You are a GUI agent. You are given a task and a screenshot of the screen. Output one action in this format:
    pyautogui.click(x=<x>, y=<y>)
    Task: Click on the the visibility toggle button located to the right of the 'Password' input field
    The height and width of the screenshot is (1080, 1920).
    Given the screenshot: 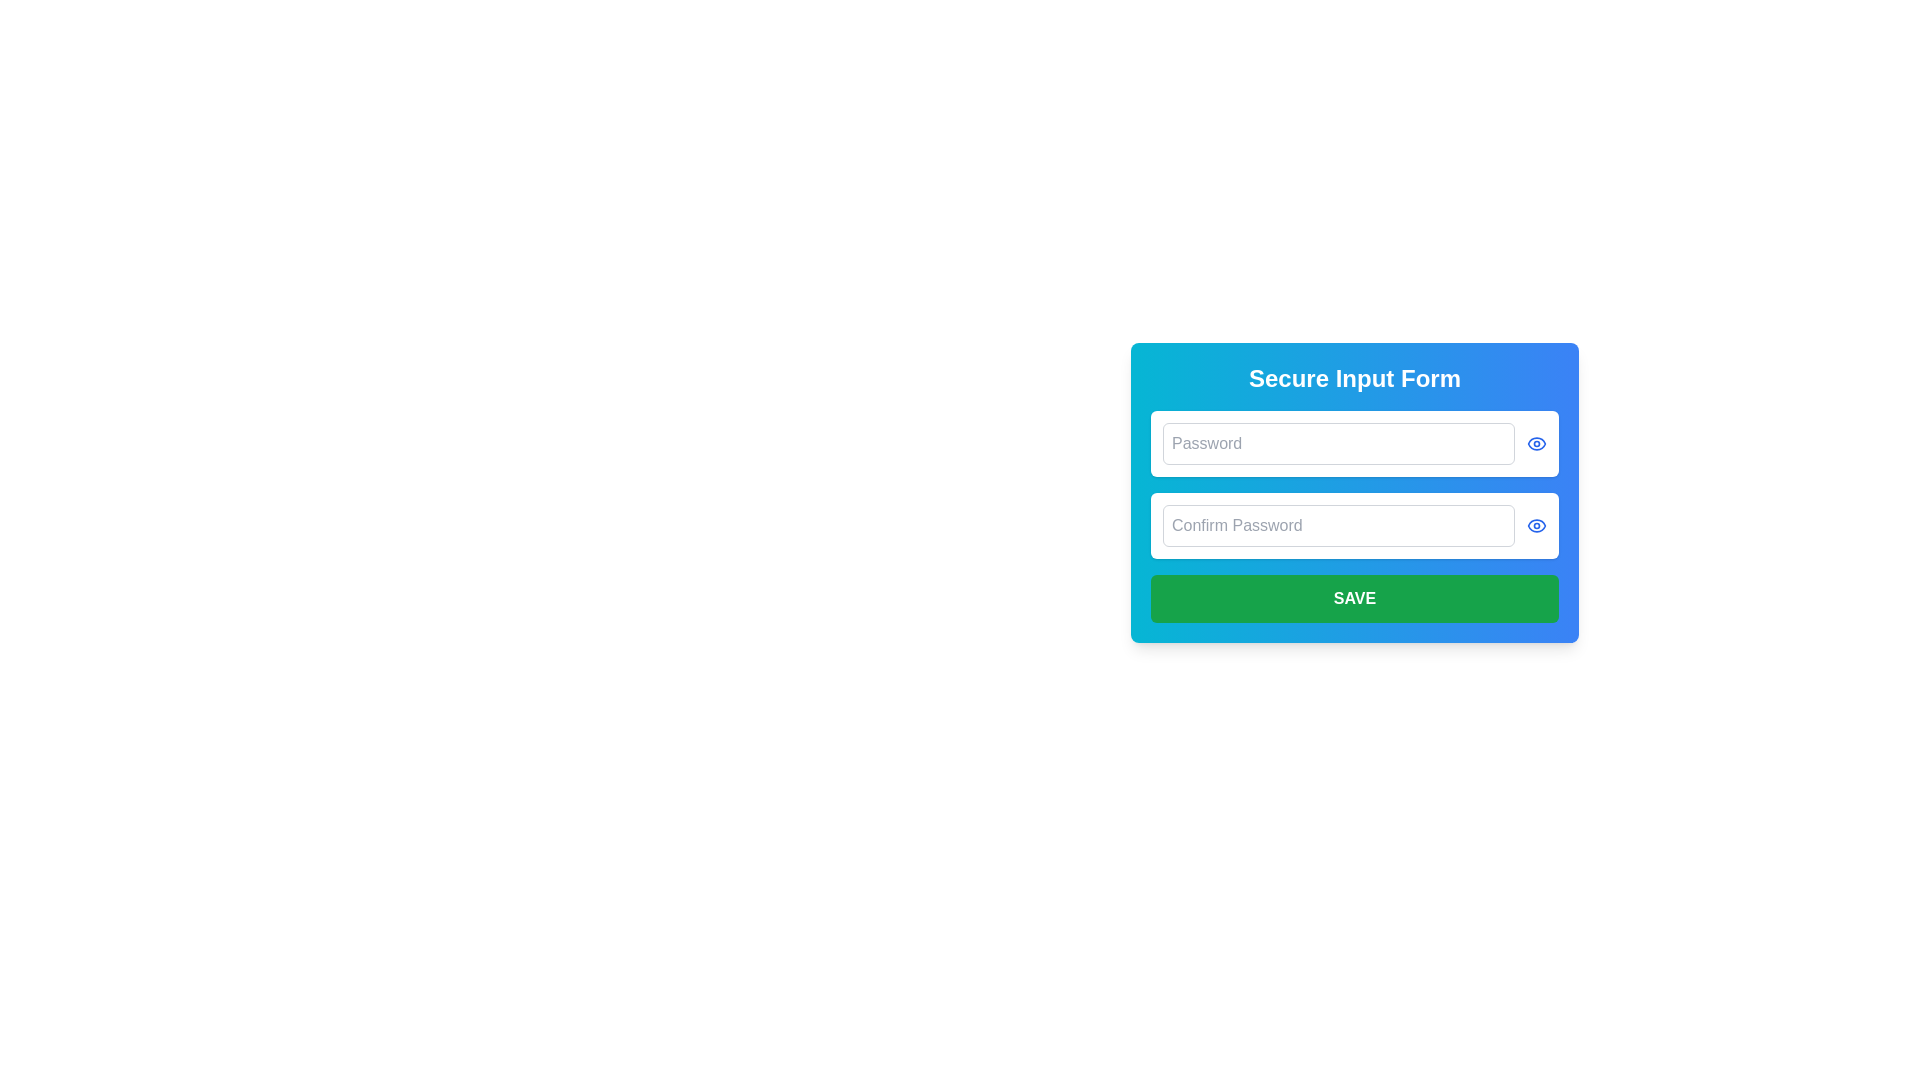 What is the action you would take?
    pyautogui.click(x=1535, y=442)
    